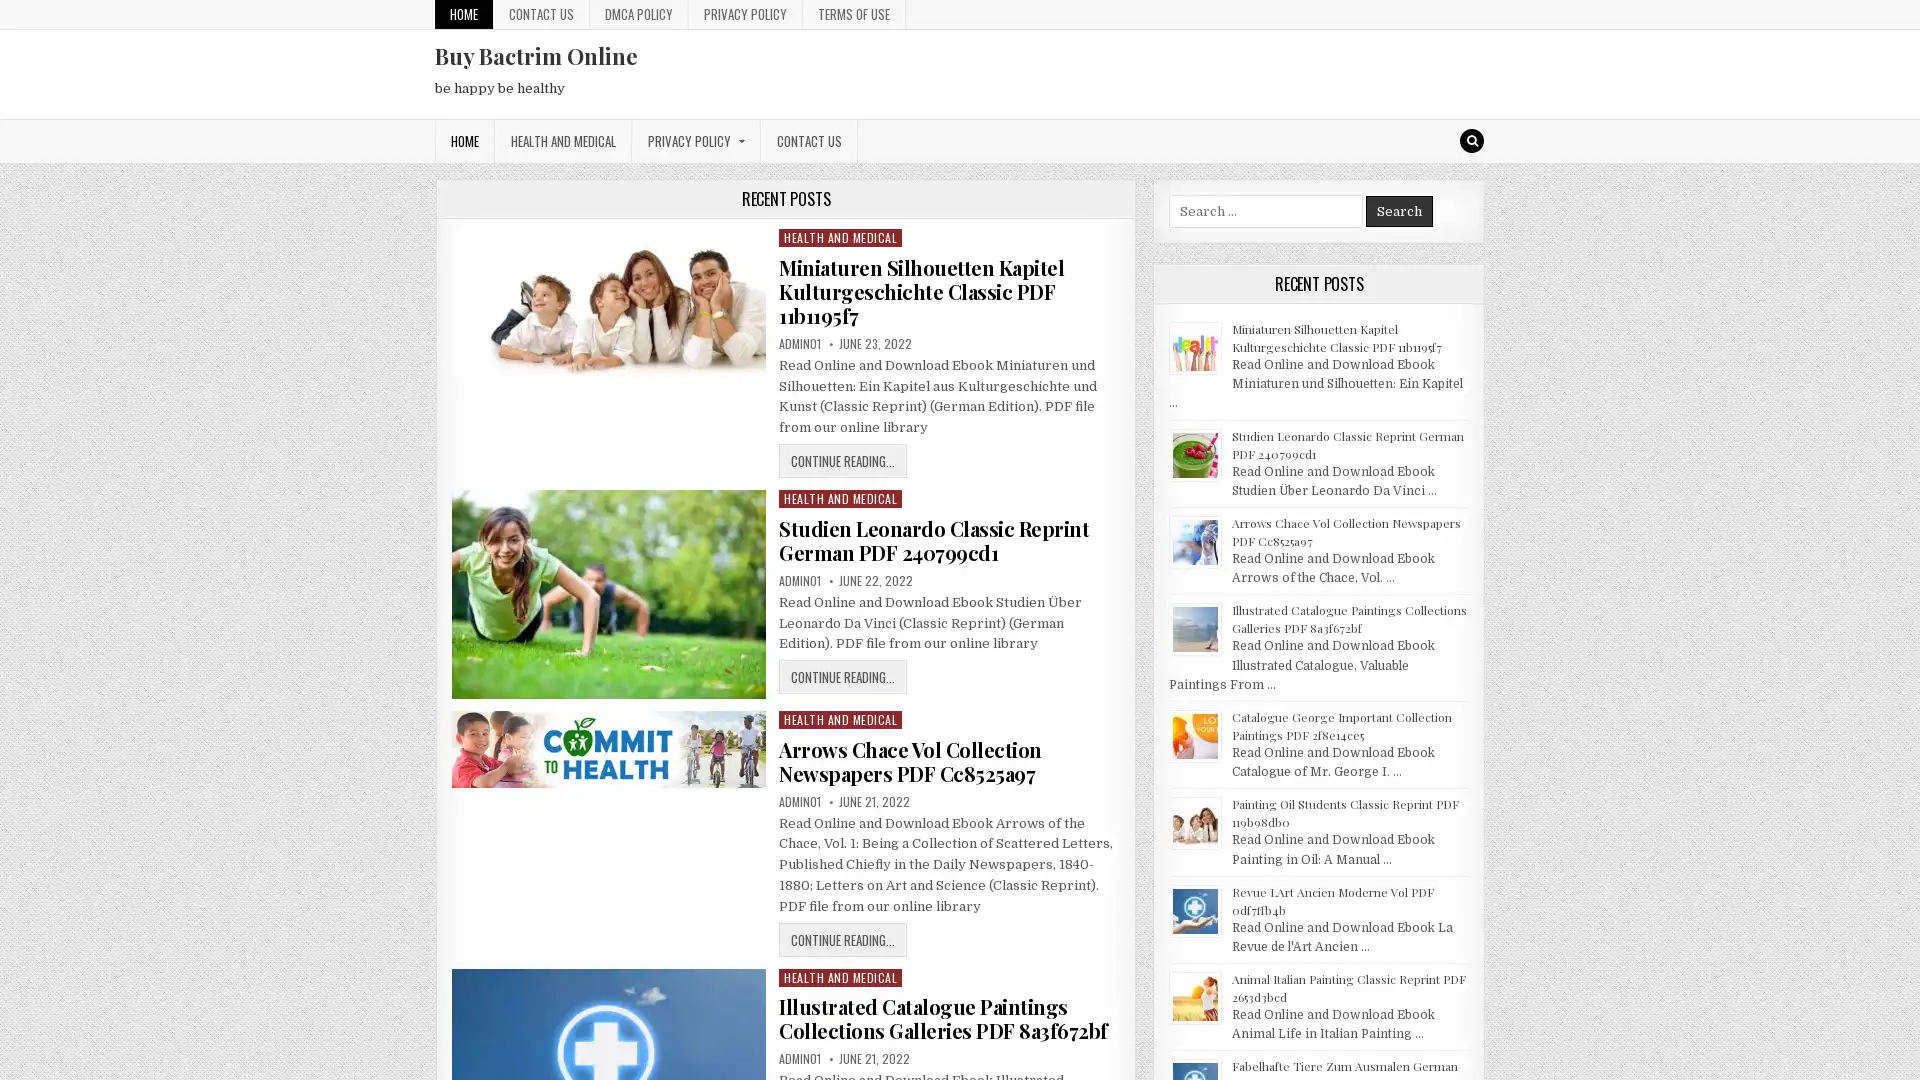 The height and width of the screenshot is (1080, 1920). What do you see at coordinates (1398, 211) in the screenshot?
I see `Search` at bounding box center [1398, 211].